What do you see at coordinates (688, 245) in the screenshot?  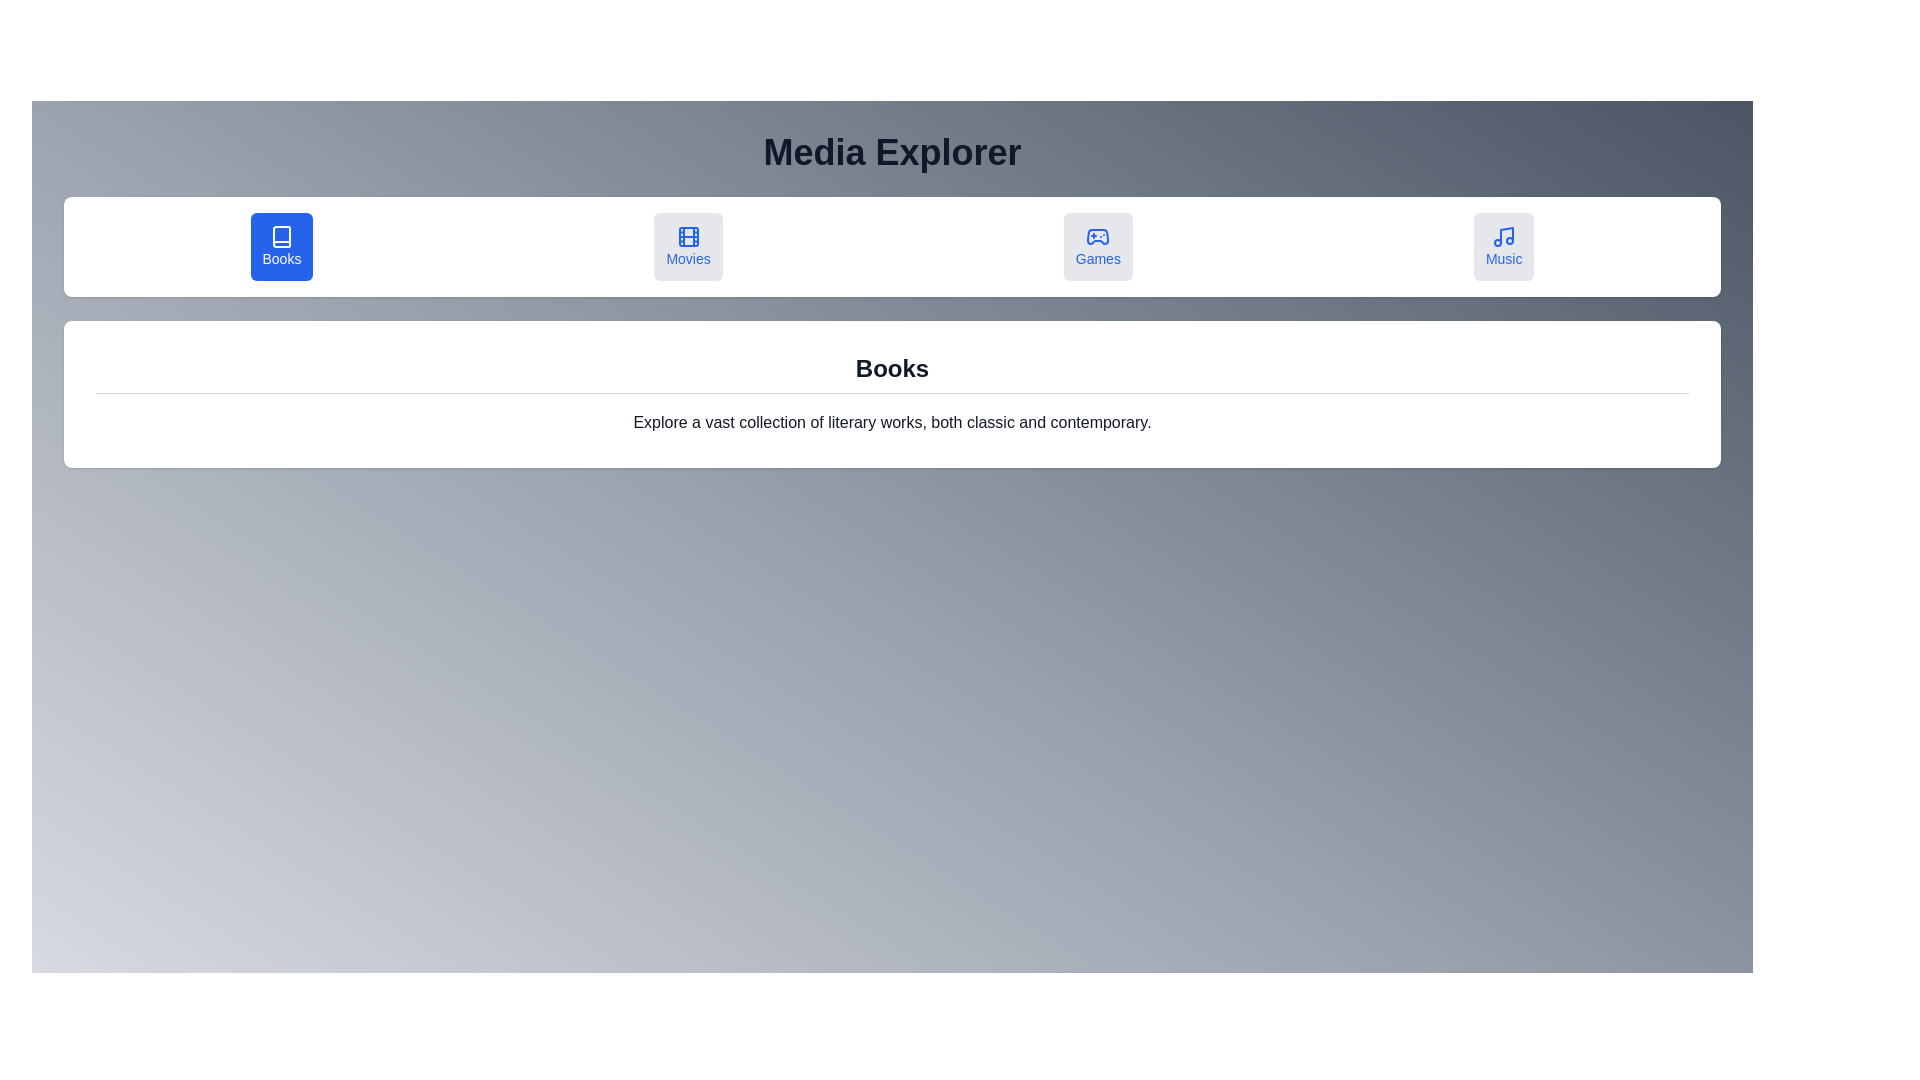 I see `the Movies tab` at bounding box center [688, 245].